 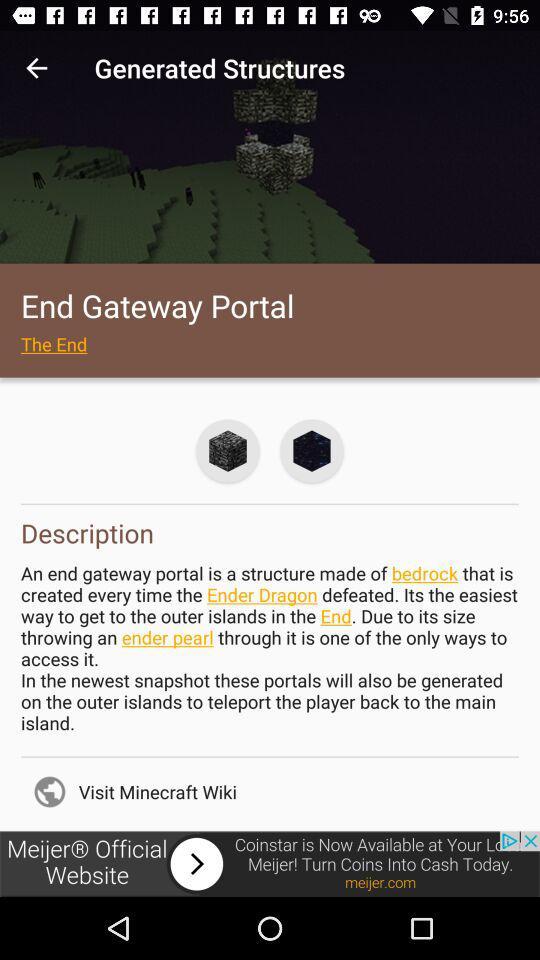 What do you see at coordinates (312, 451) in the screenshot?
I see `the second symbol which is below the end` at bounding box center [312, 451].